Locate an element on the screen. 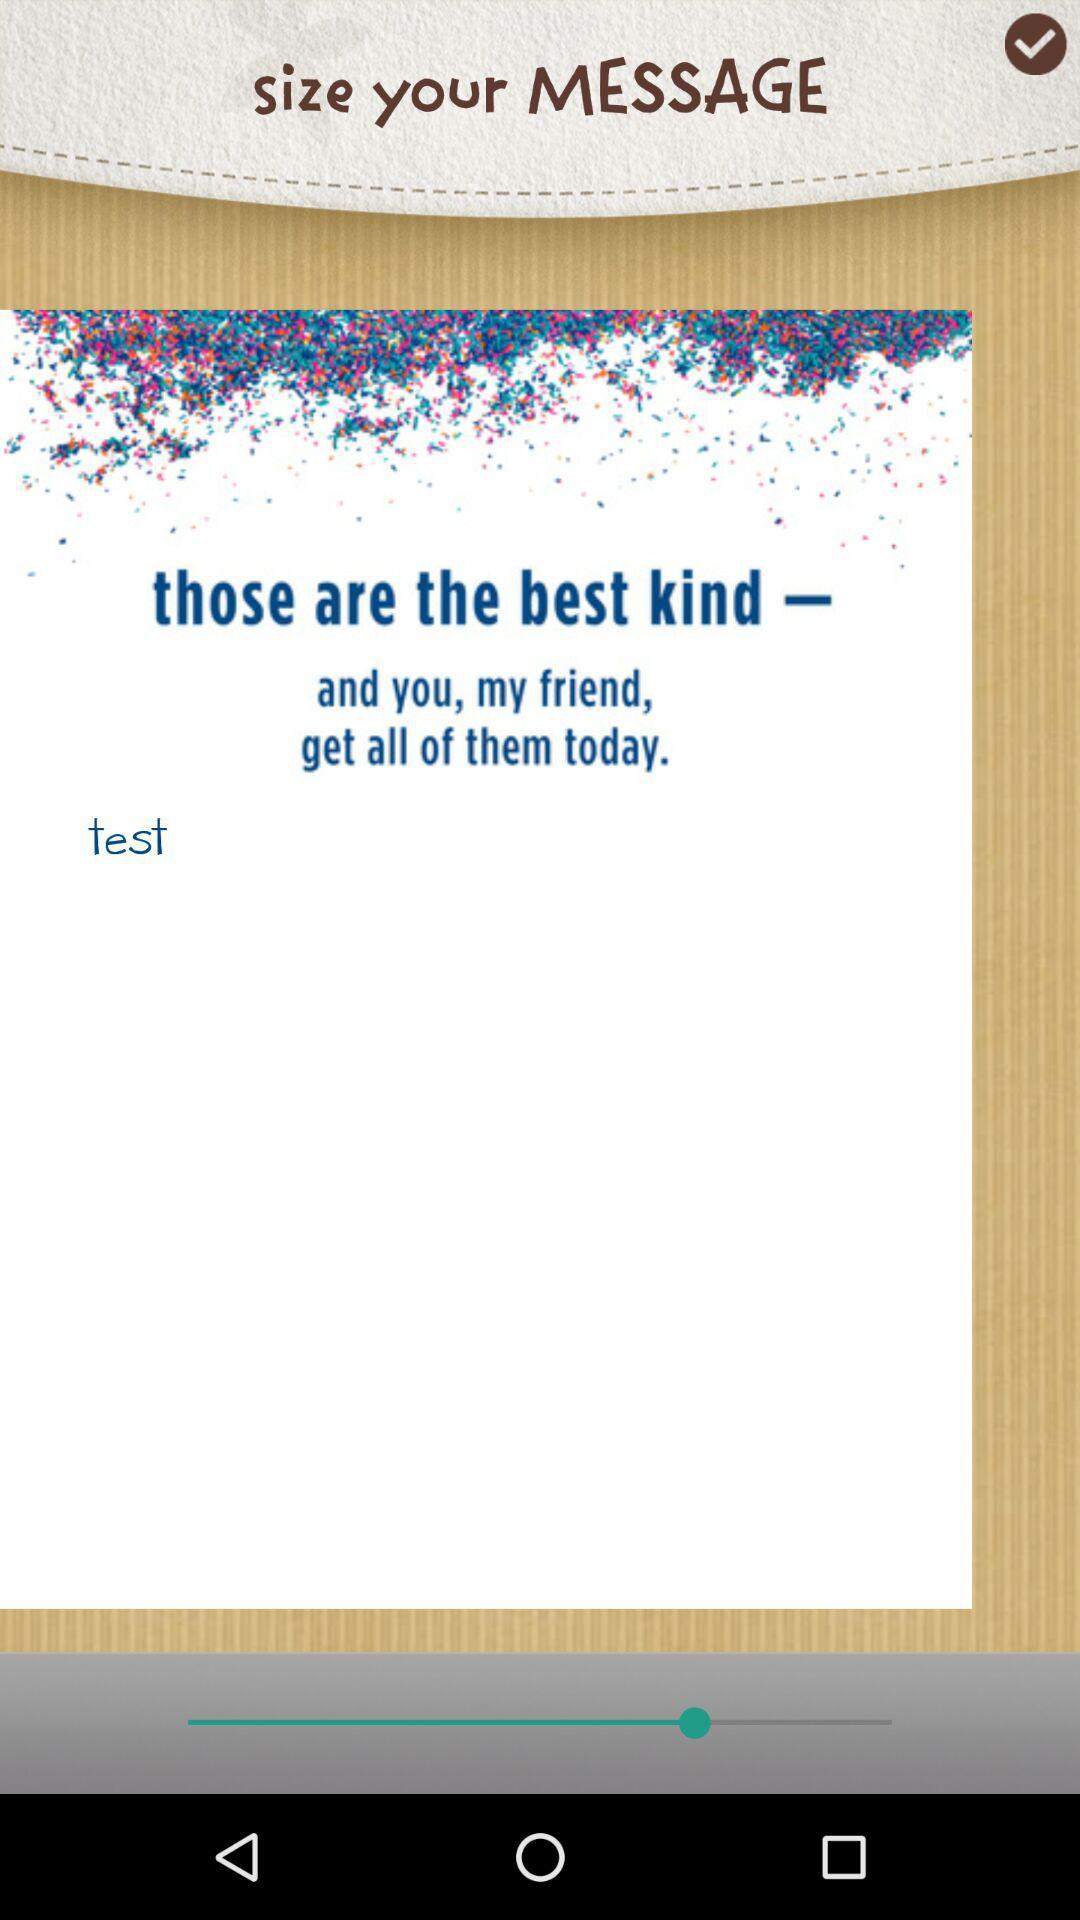  icon at the top right corner is located at coordinates (1035, 44).